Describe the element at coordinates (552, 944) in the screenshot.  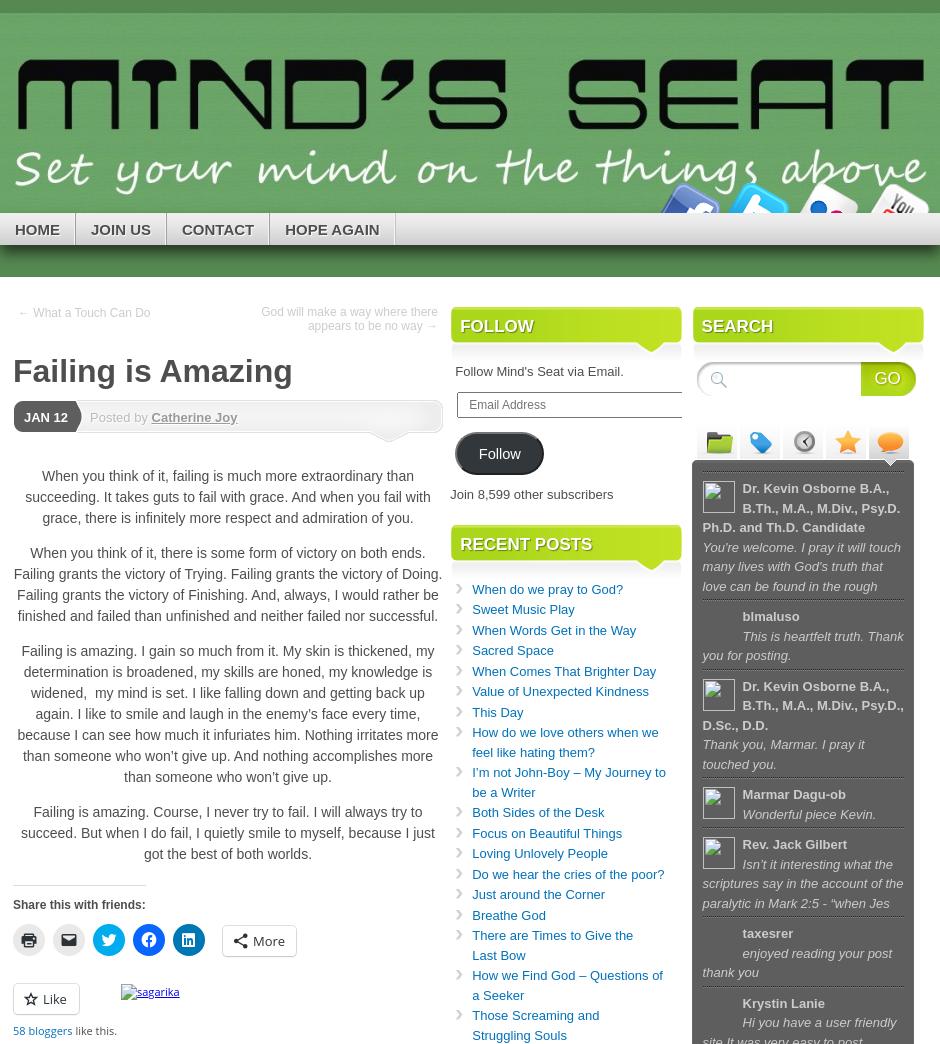
I see `'There are Times to Give the Last Bow'` at that location.